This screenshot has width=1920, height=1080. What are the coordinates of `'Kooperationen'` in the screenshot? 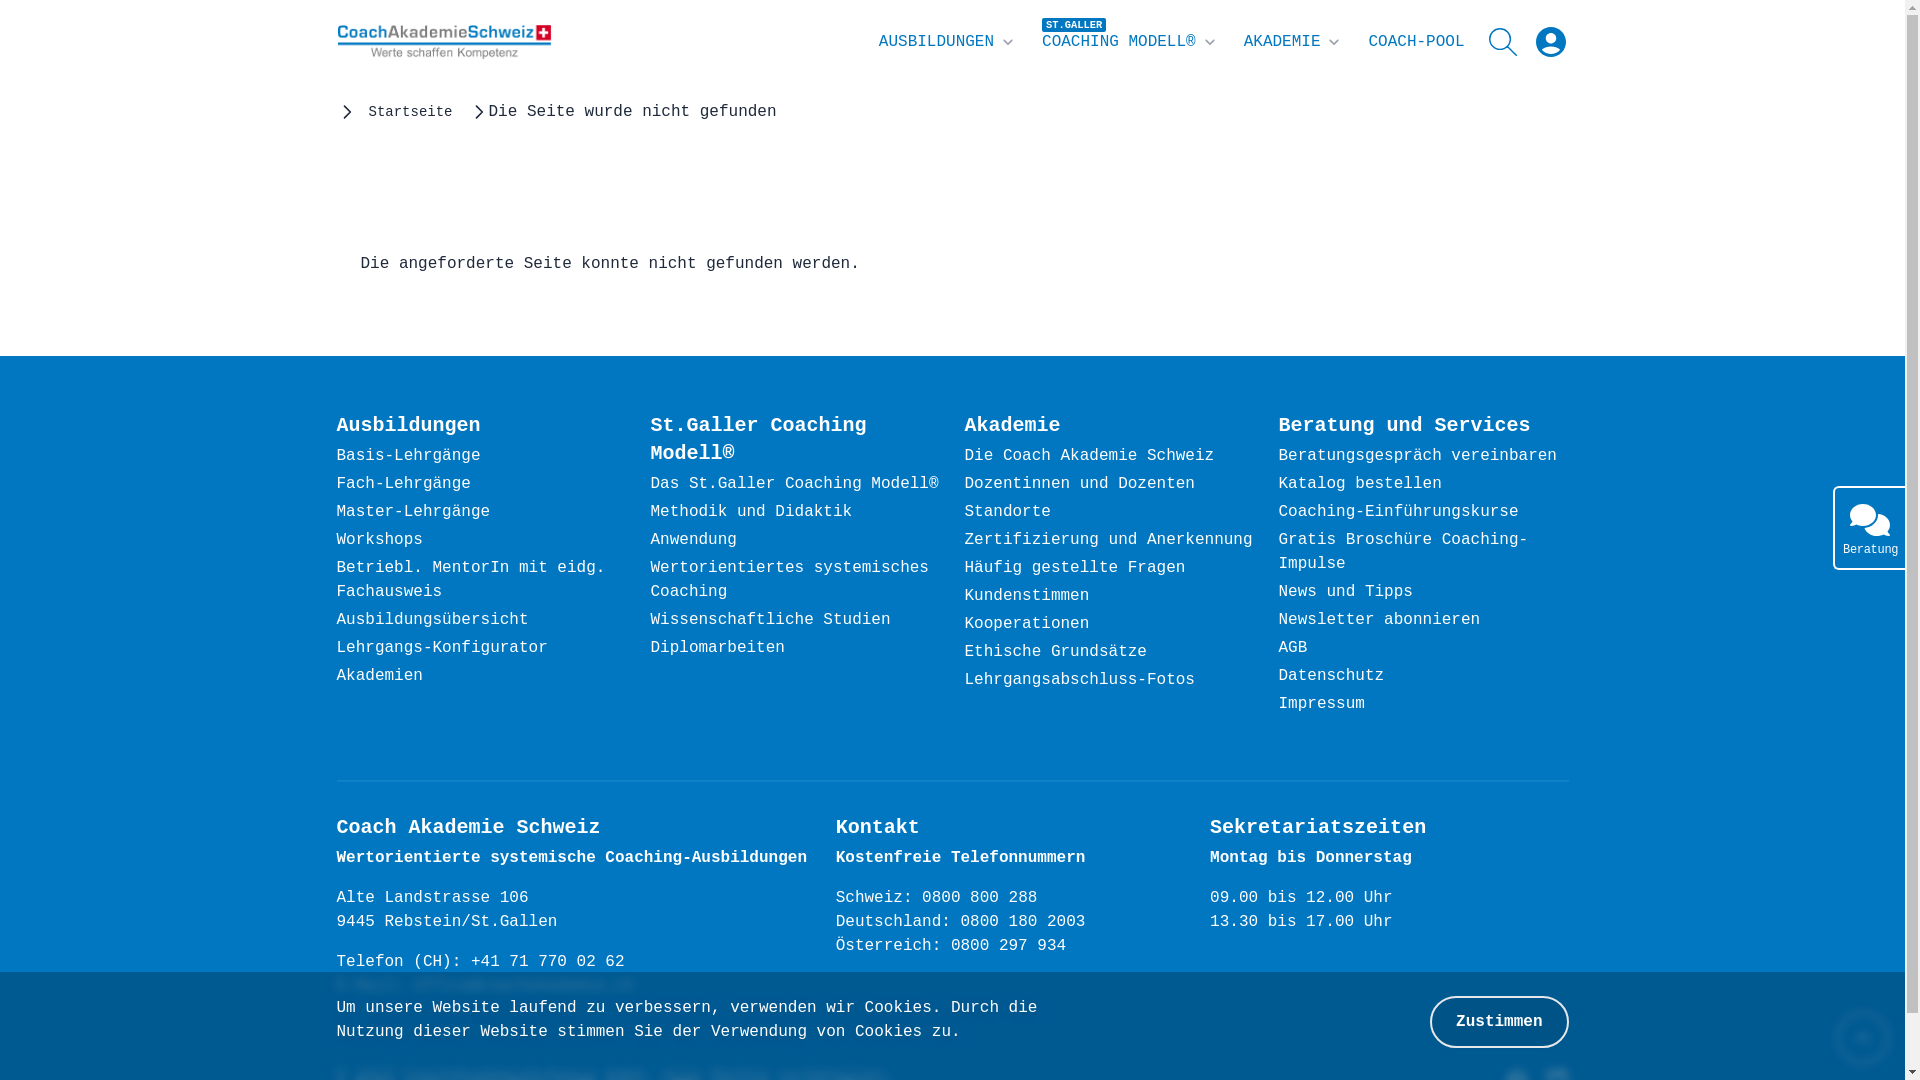 It's located at (1026, 623).